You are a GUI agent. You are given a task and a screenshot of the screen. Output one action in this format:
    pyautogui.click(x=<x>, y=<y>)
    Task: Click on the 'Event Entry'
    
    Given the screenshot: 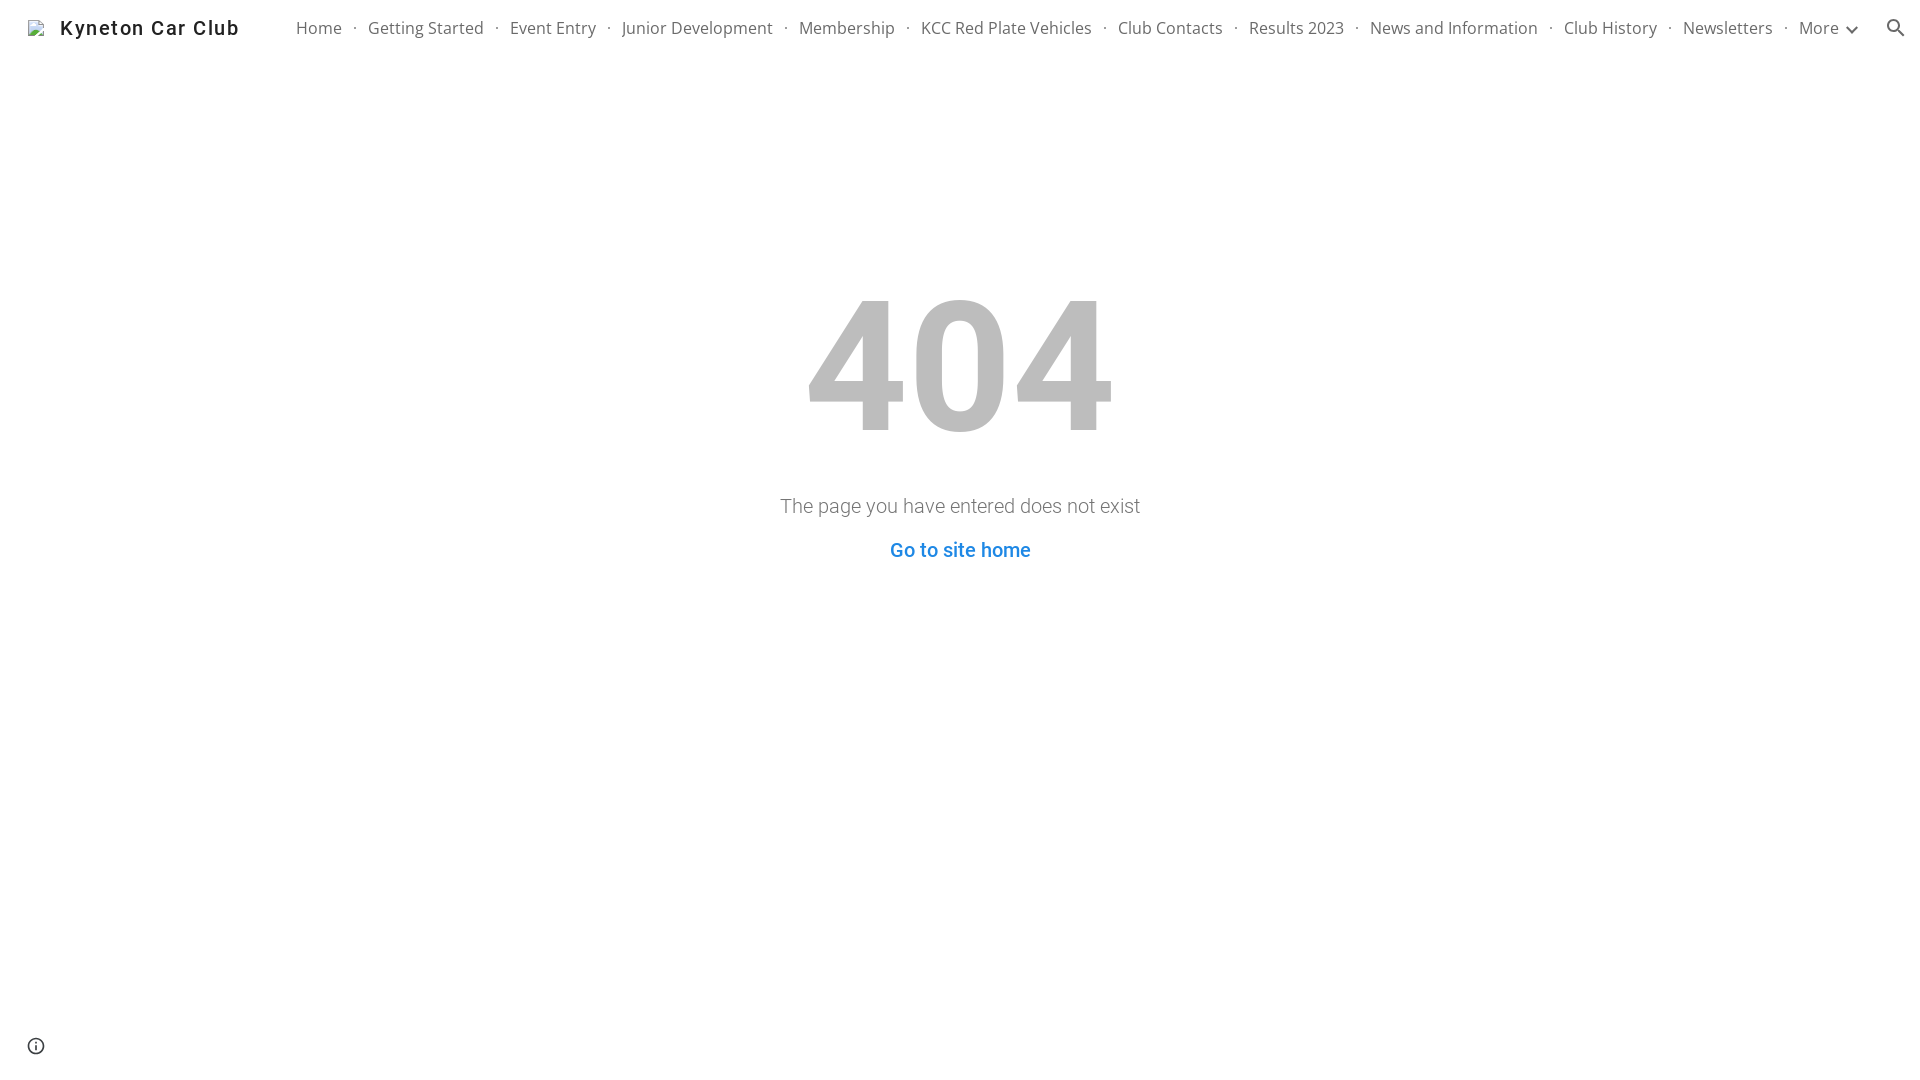 What is the action you would take?
    pyautogui.click(x=552, y=27)
    